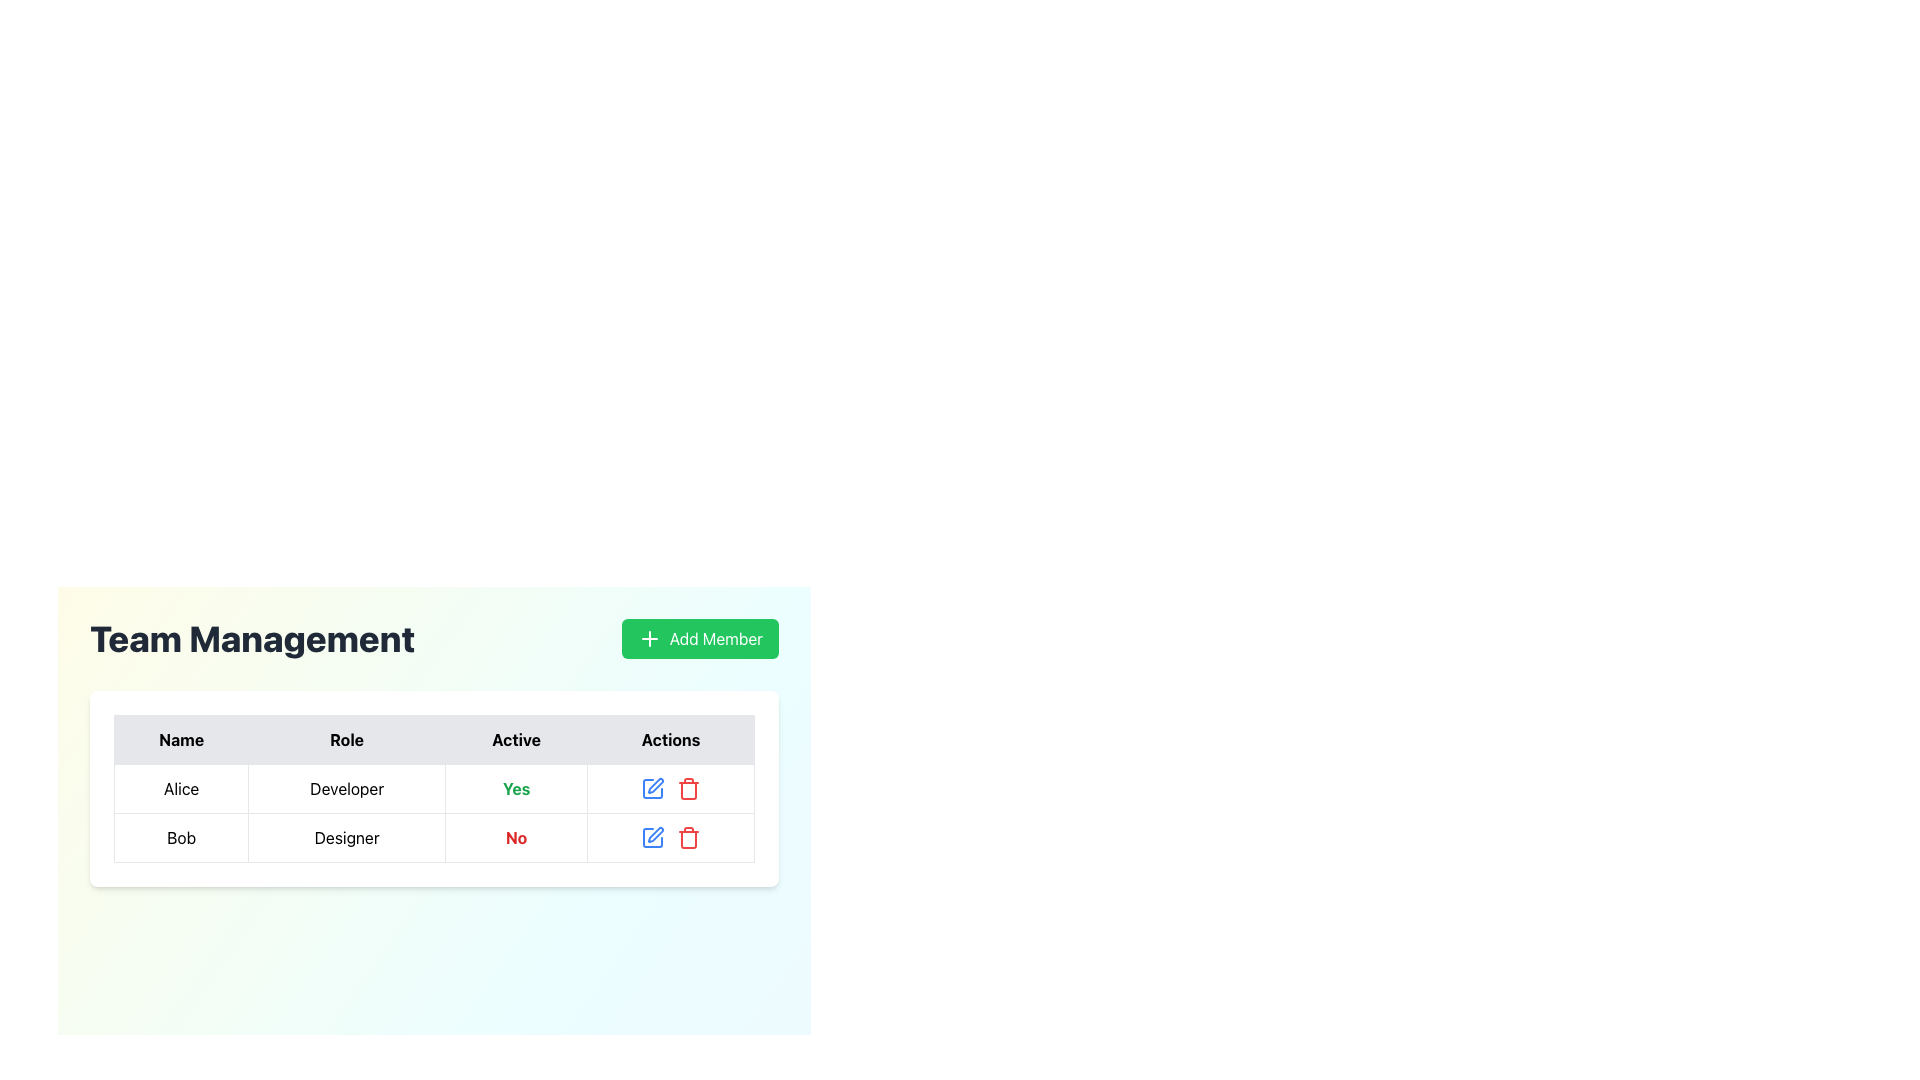 This screenshot has height=1080, width=1920. Describe the element at coordinates (652, 837) in the screenshot. I see `the square icon with rounded corners in the 'Actions' column for the team member 'Bob'` at that location.